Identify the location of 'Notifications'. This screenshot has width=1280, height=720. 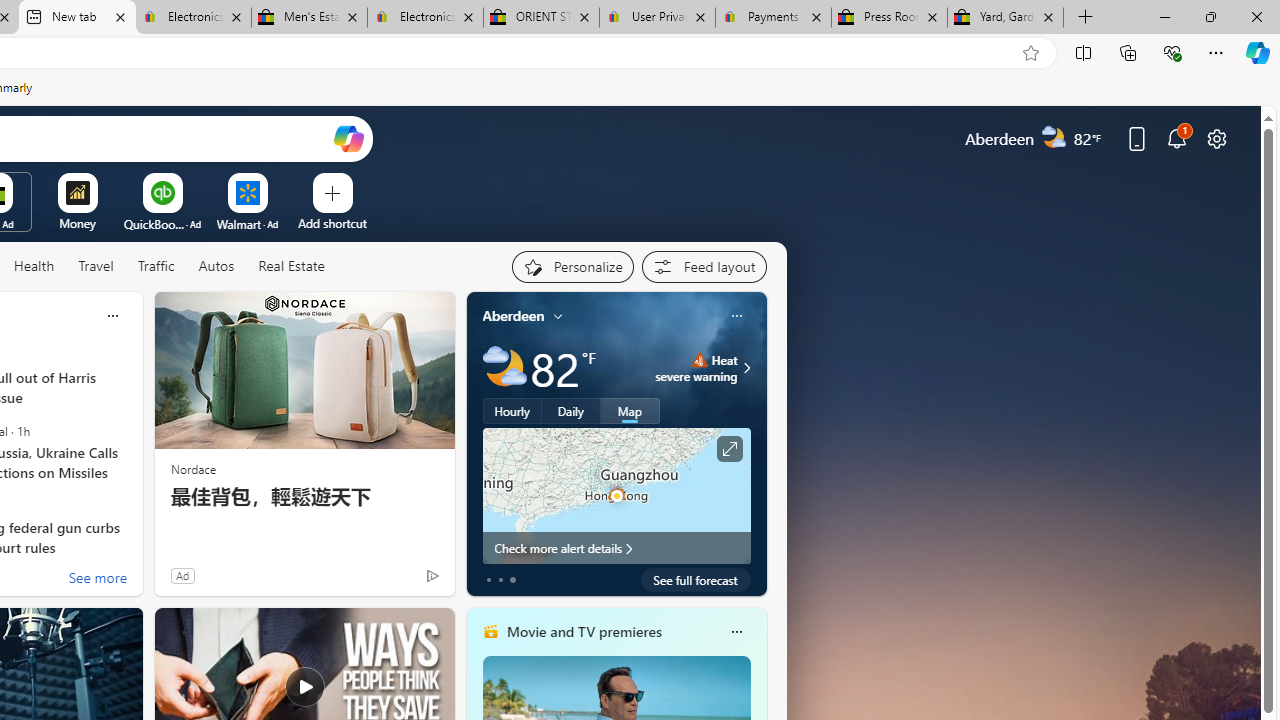
(1176, 137).